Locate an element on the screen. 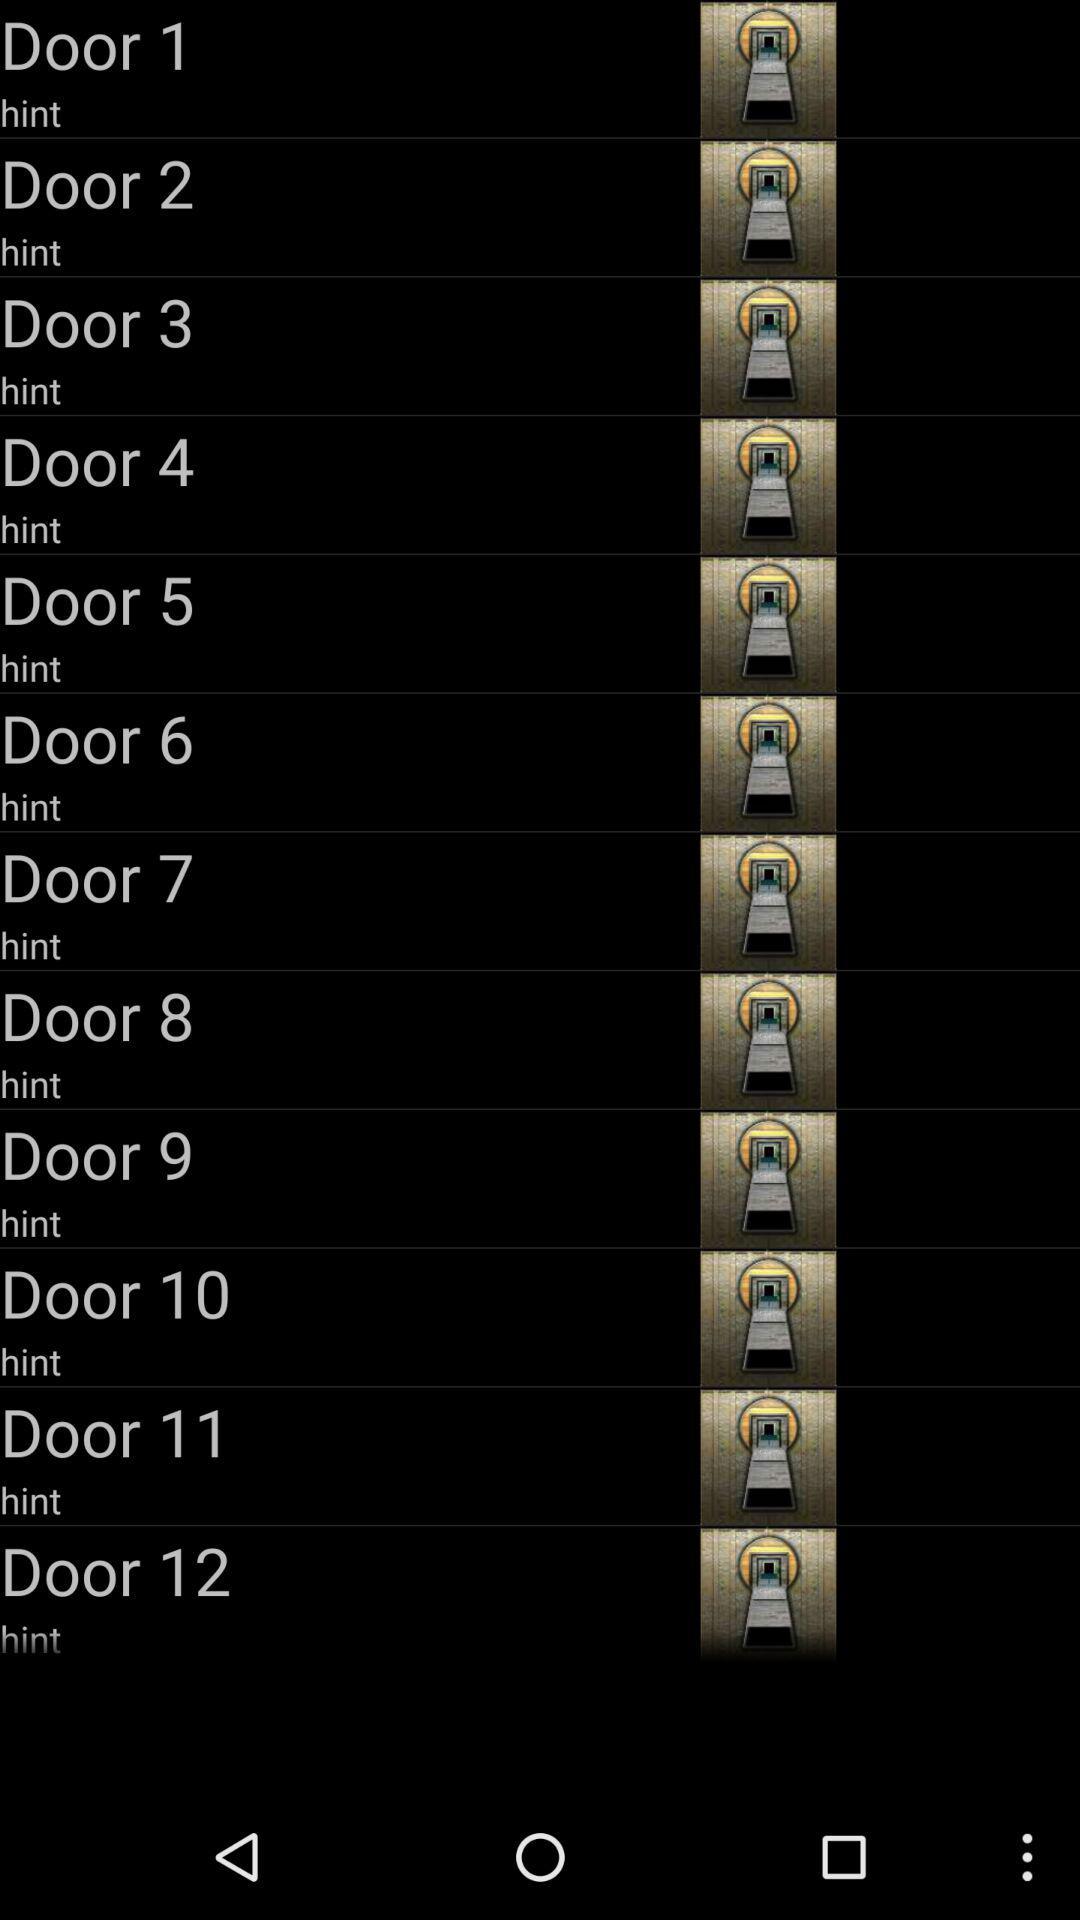  the item below the hint app is located at coordinates (346, 736).